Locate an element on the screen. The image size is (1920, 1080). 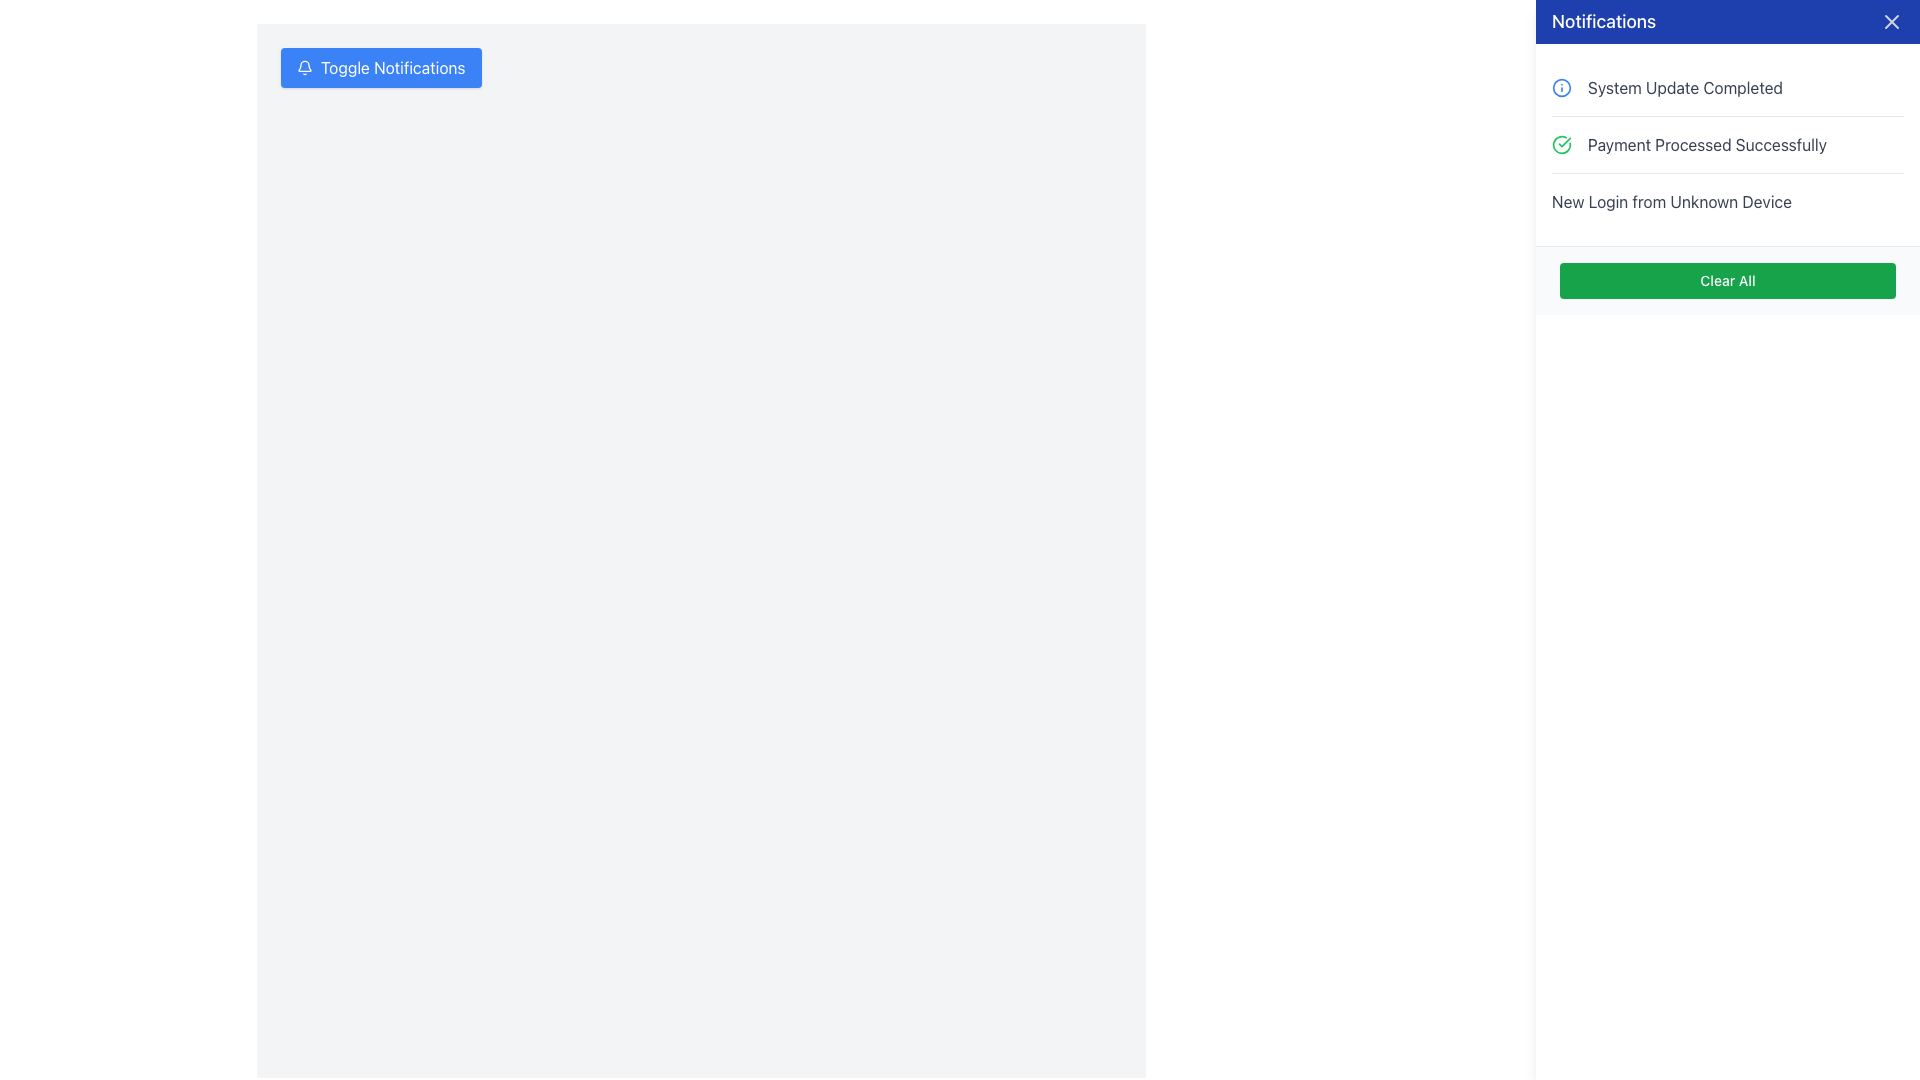
the notification icon representing the 'Toggle Notifications' button, which is located to the left of the 'Toggle Notifications' text is located at coordinates (304, 67).